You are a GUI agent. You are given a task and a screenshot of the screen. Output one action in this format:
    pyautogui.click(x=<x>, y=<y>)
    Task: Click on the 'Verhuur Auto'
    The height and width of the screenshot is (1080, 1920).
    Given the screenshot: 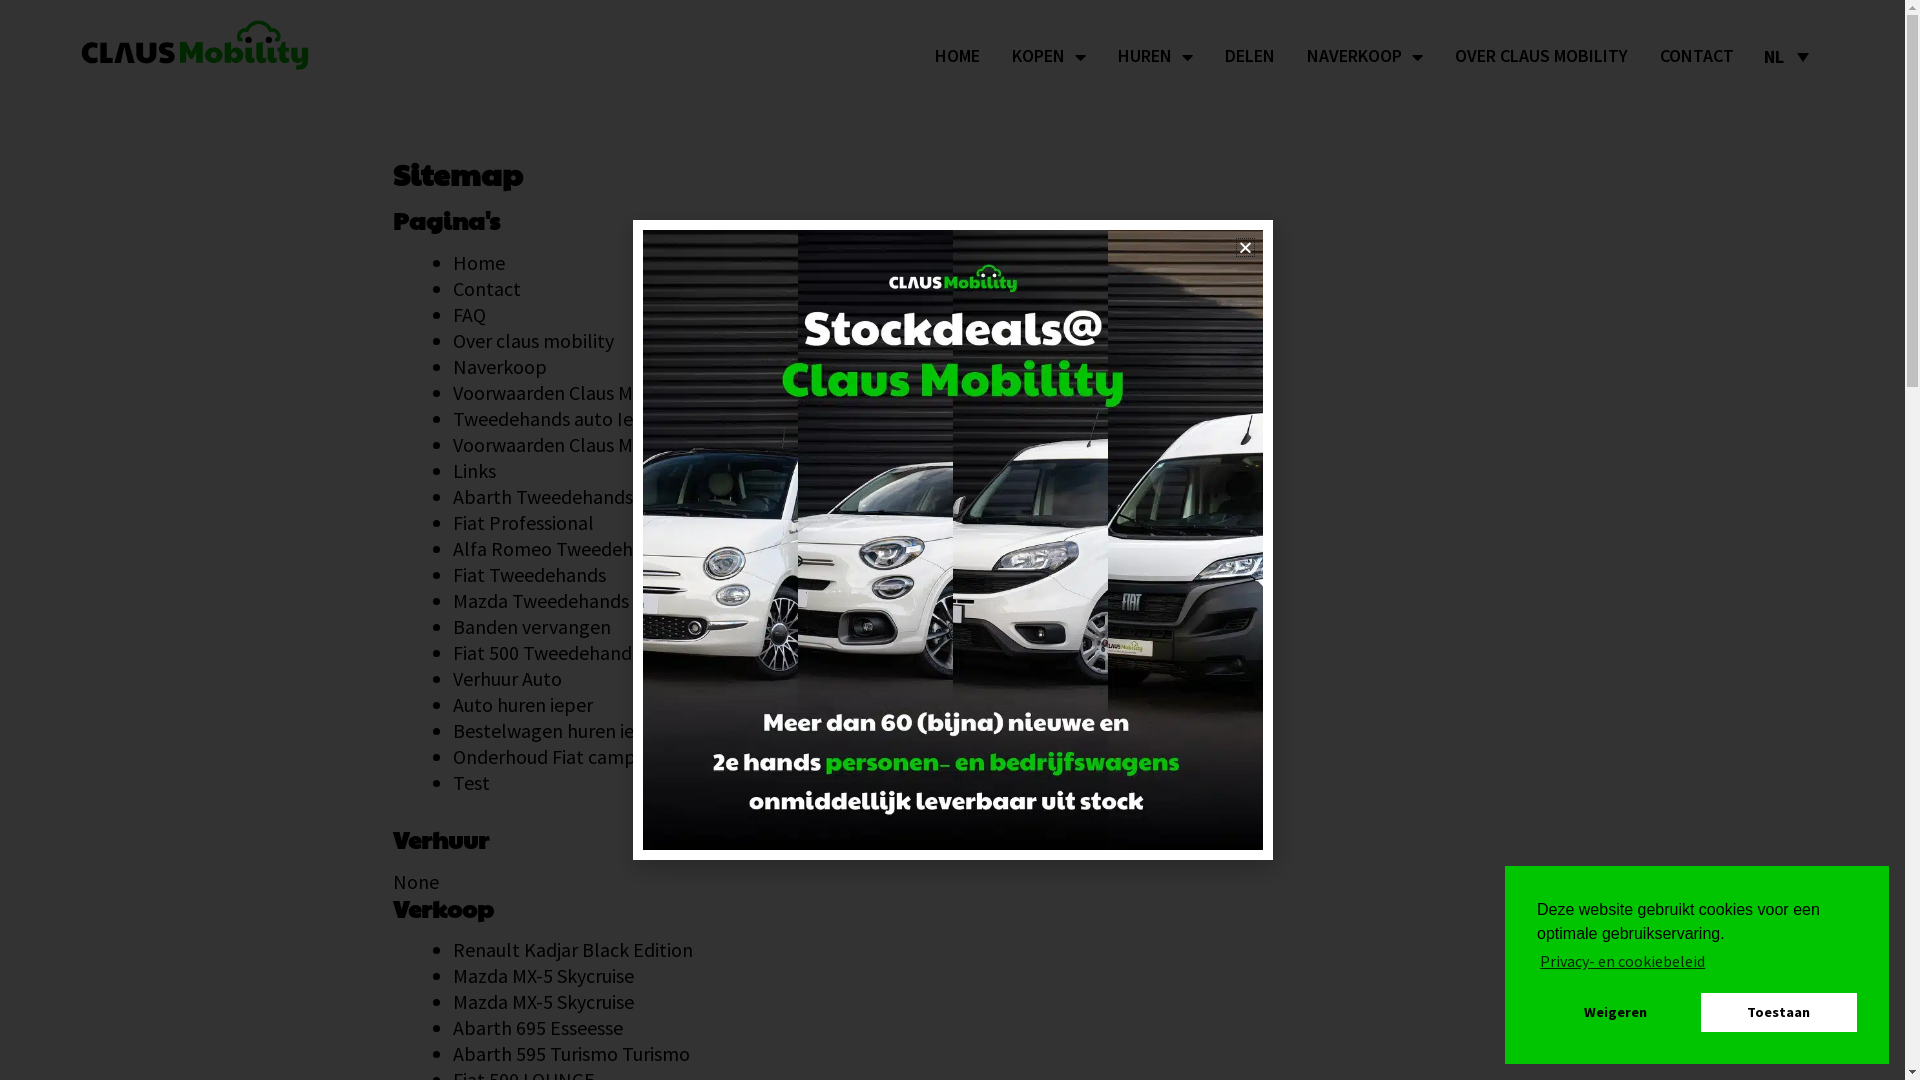 What is the action you would take?
    pyautogui.click(x=450, y=677)
    